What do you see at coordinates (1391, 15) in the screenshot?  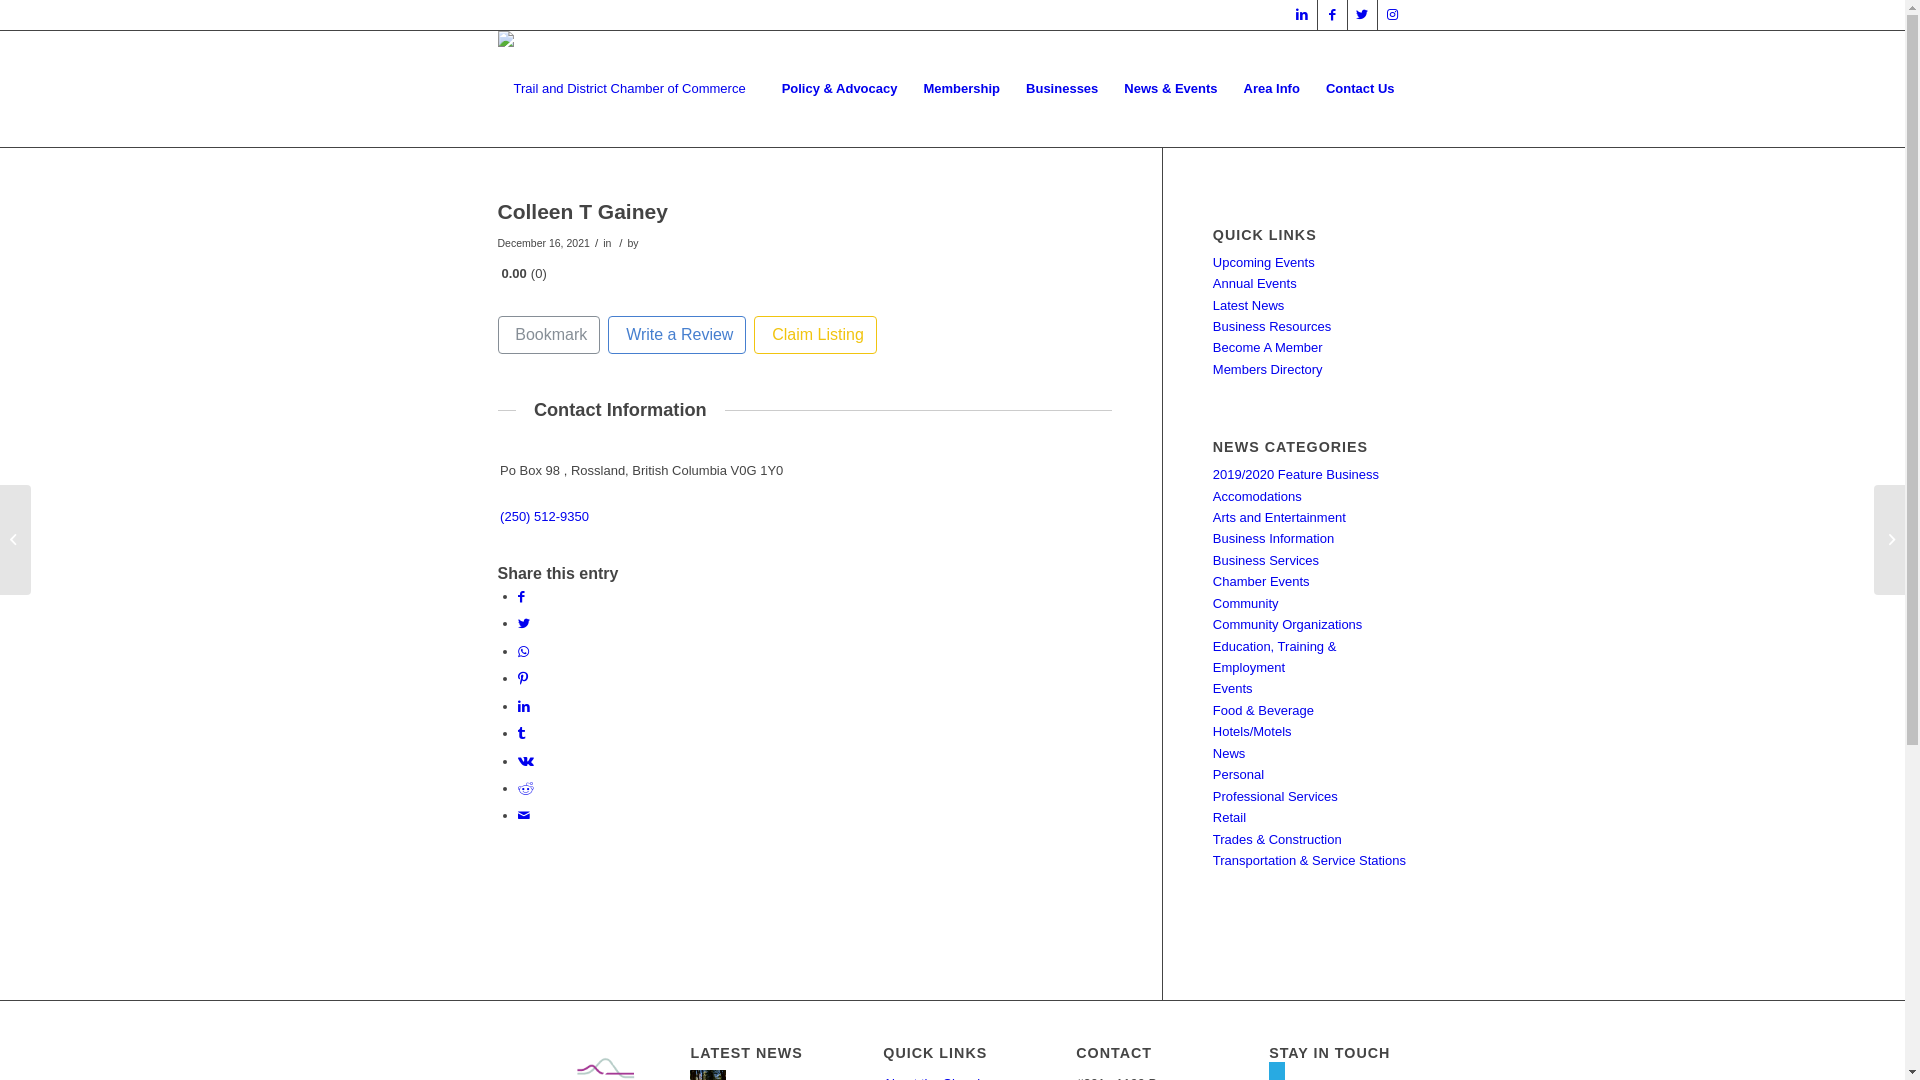 I see `'Instagram'` at bounding box center [1391, 15].